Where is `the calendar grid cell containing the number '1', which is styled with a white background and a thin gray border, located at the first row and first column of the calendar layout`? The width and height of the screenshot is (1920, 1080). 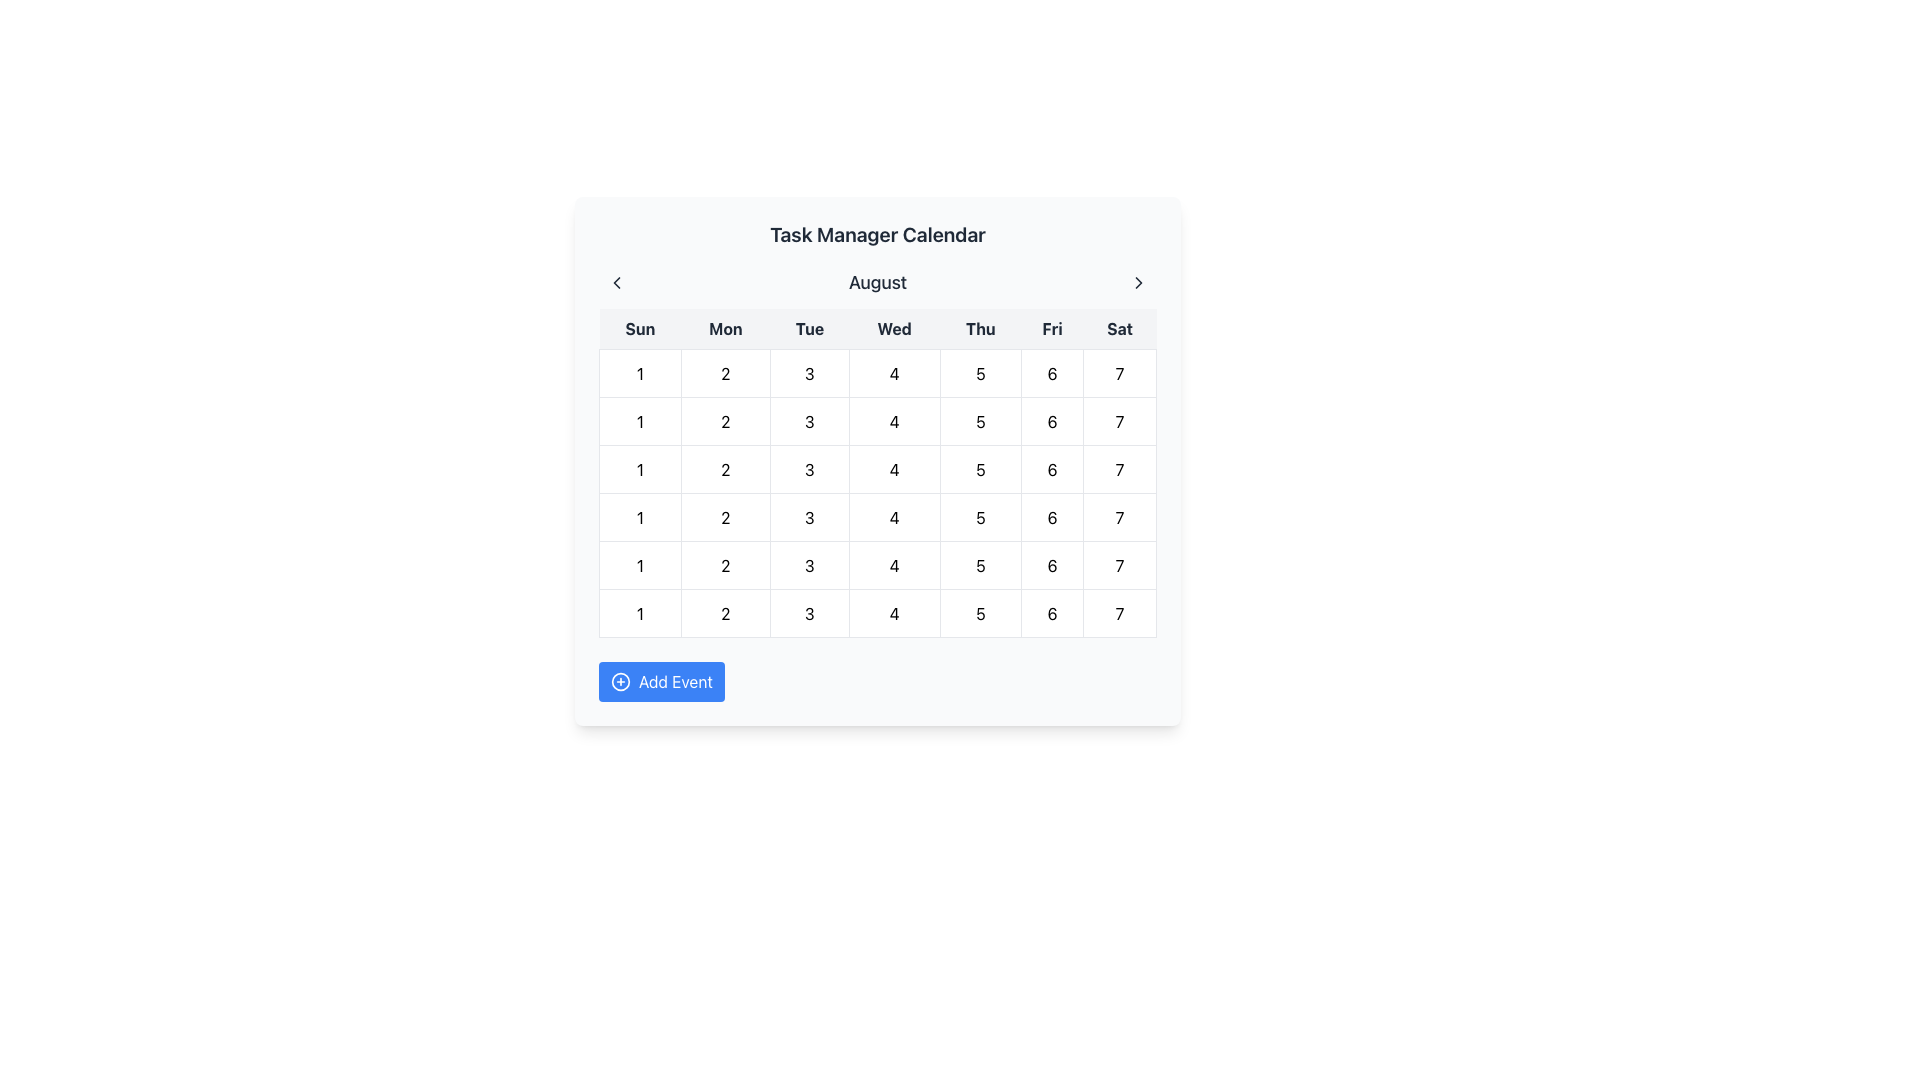
the calendar grid cell containing the number '1', which is styled with a white background and a thin gray border, located at the first row and first column of the calendar layout is located at coordinates (640, 373).